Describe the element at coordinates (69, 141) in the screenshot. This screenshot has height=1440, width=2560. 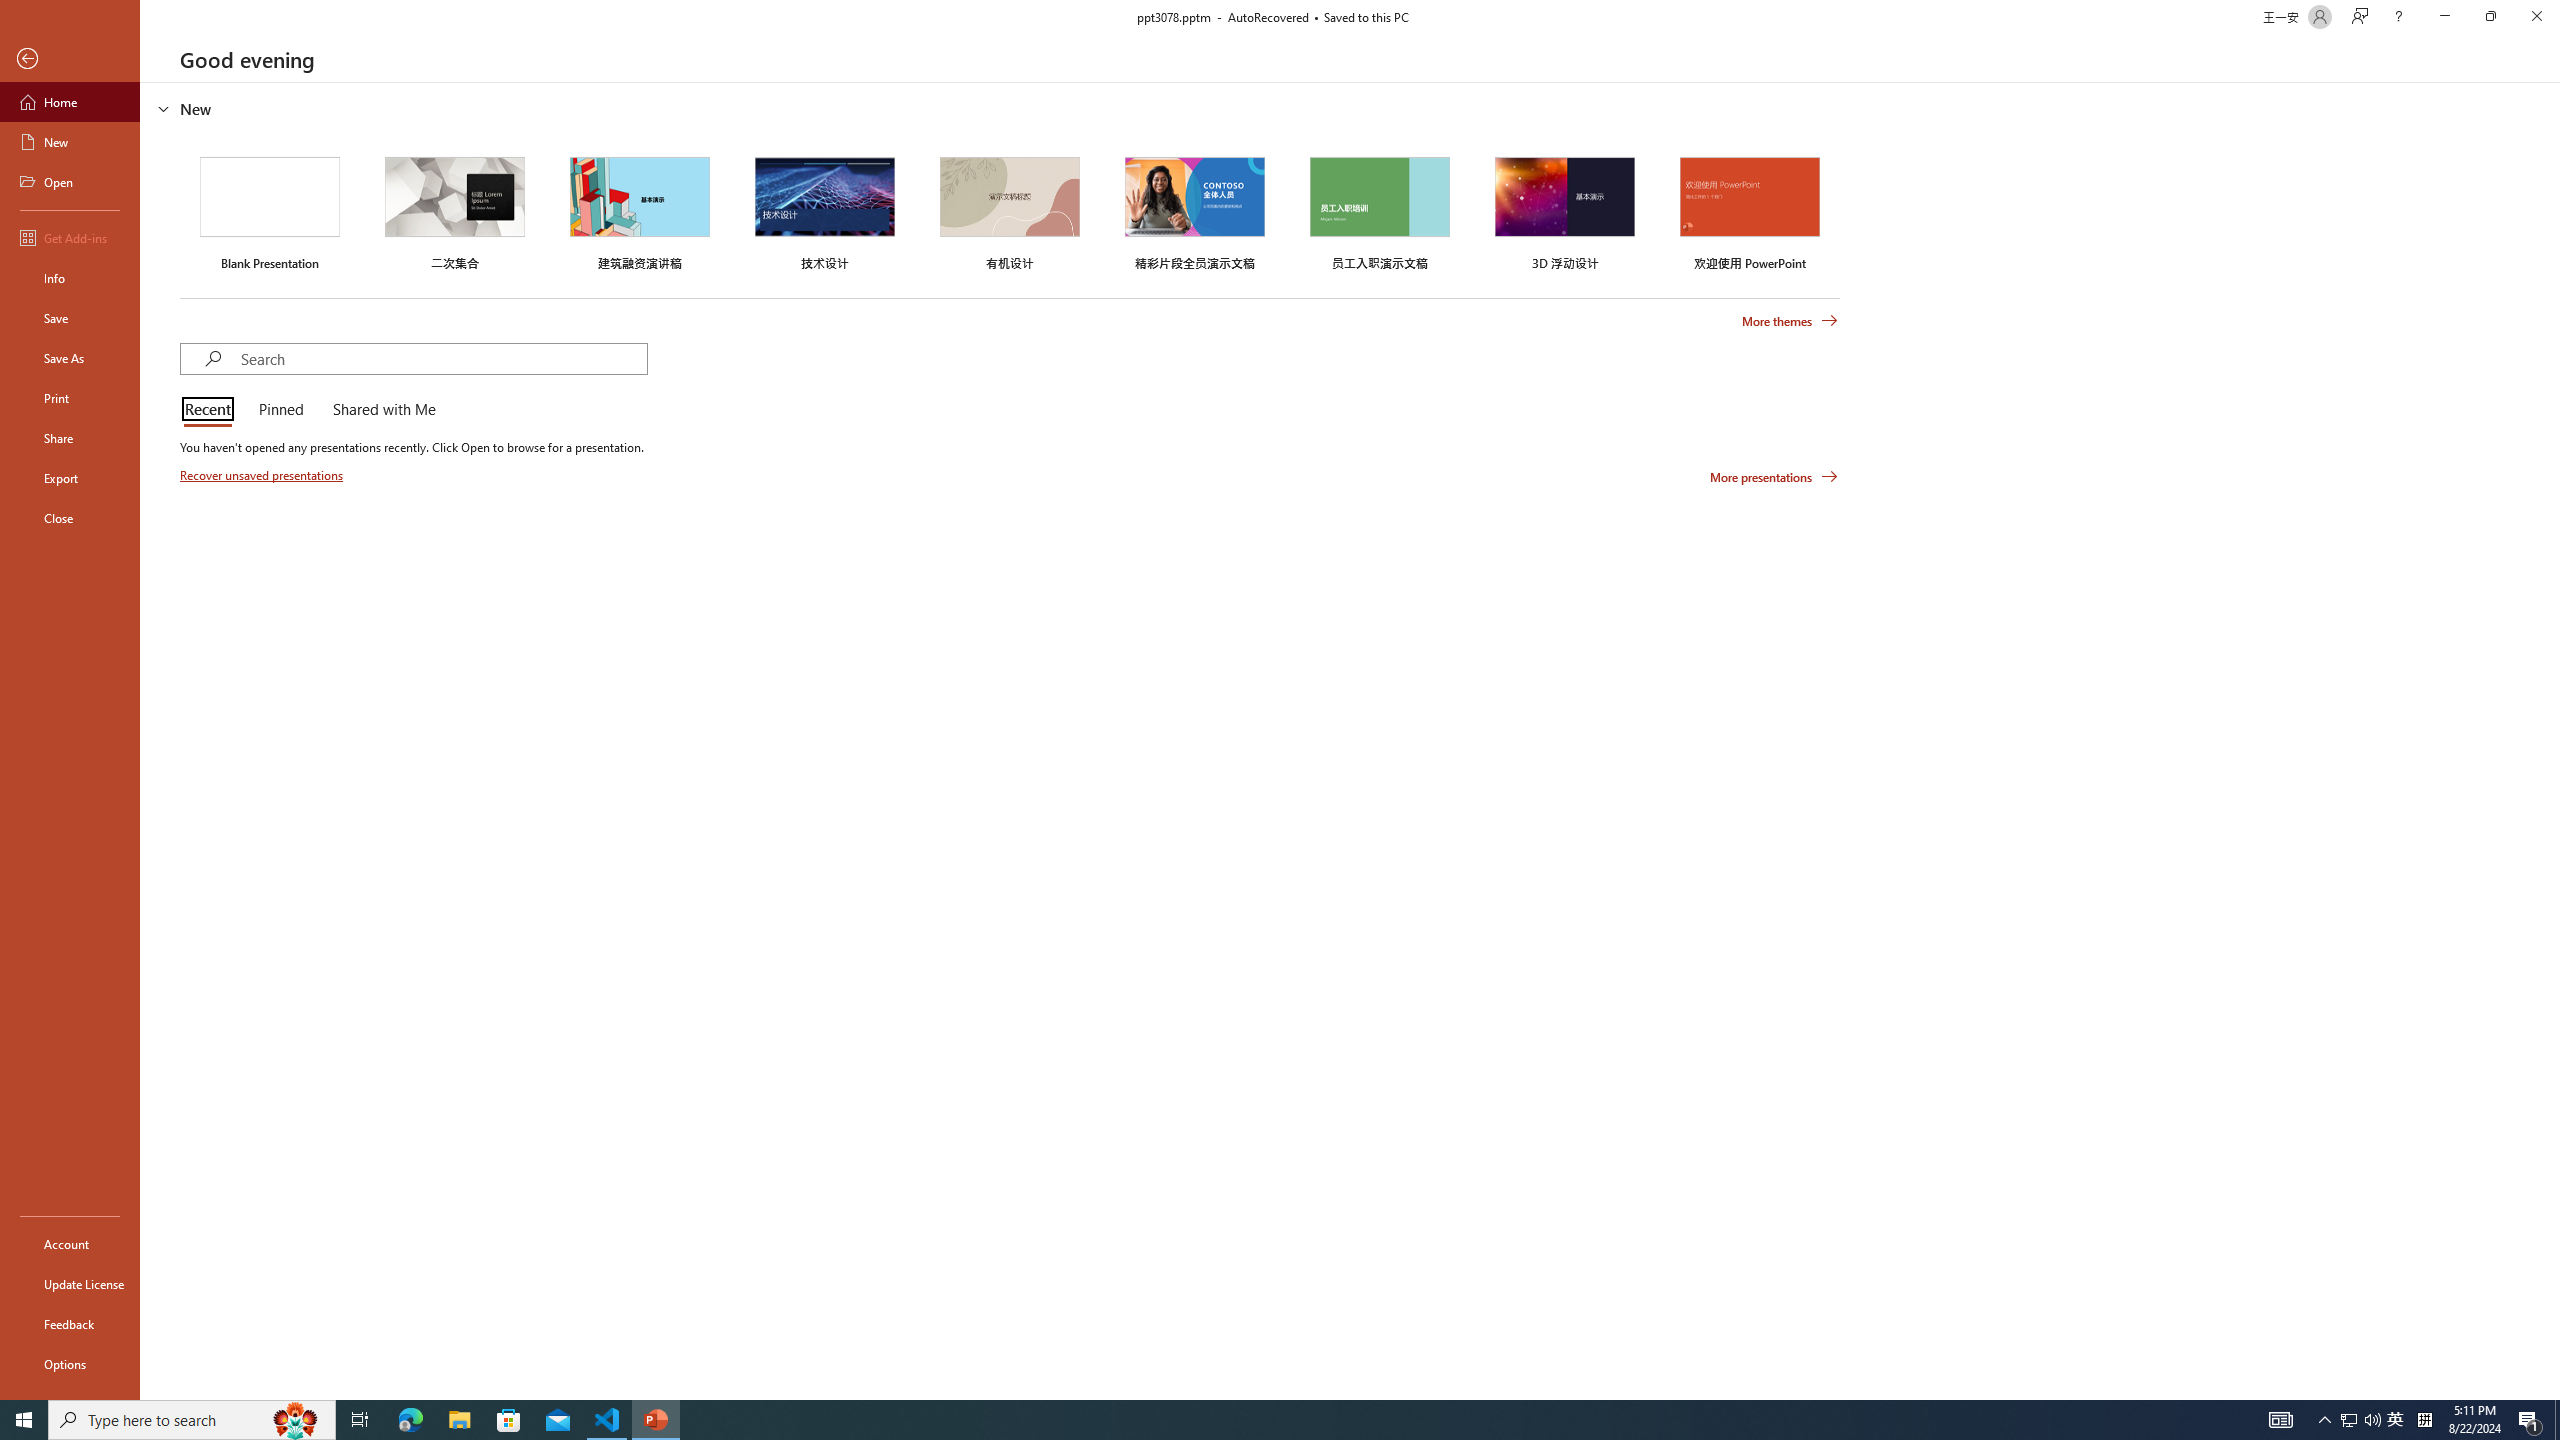
I see `'New'` at that location.